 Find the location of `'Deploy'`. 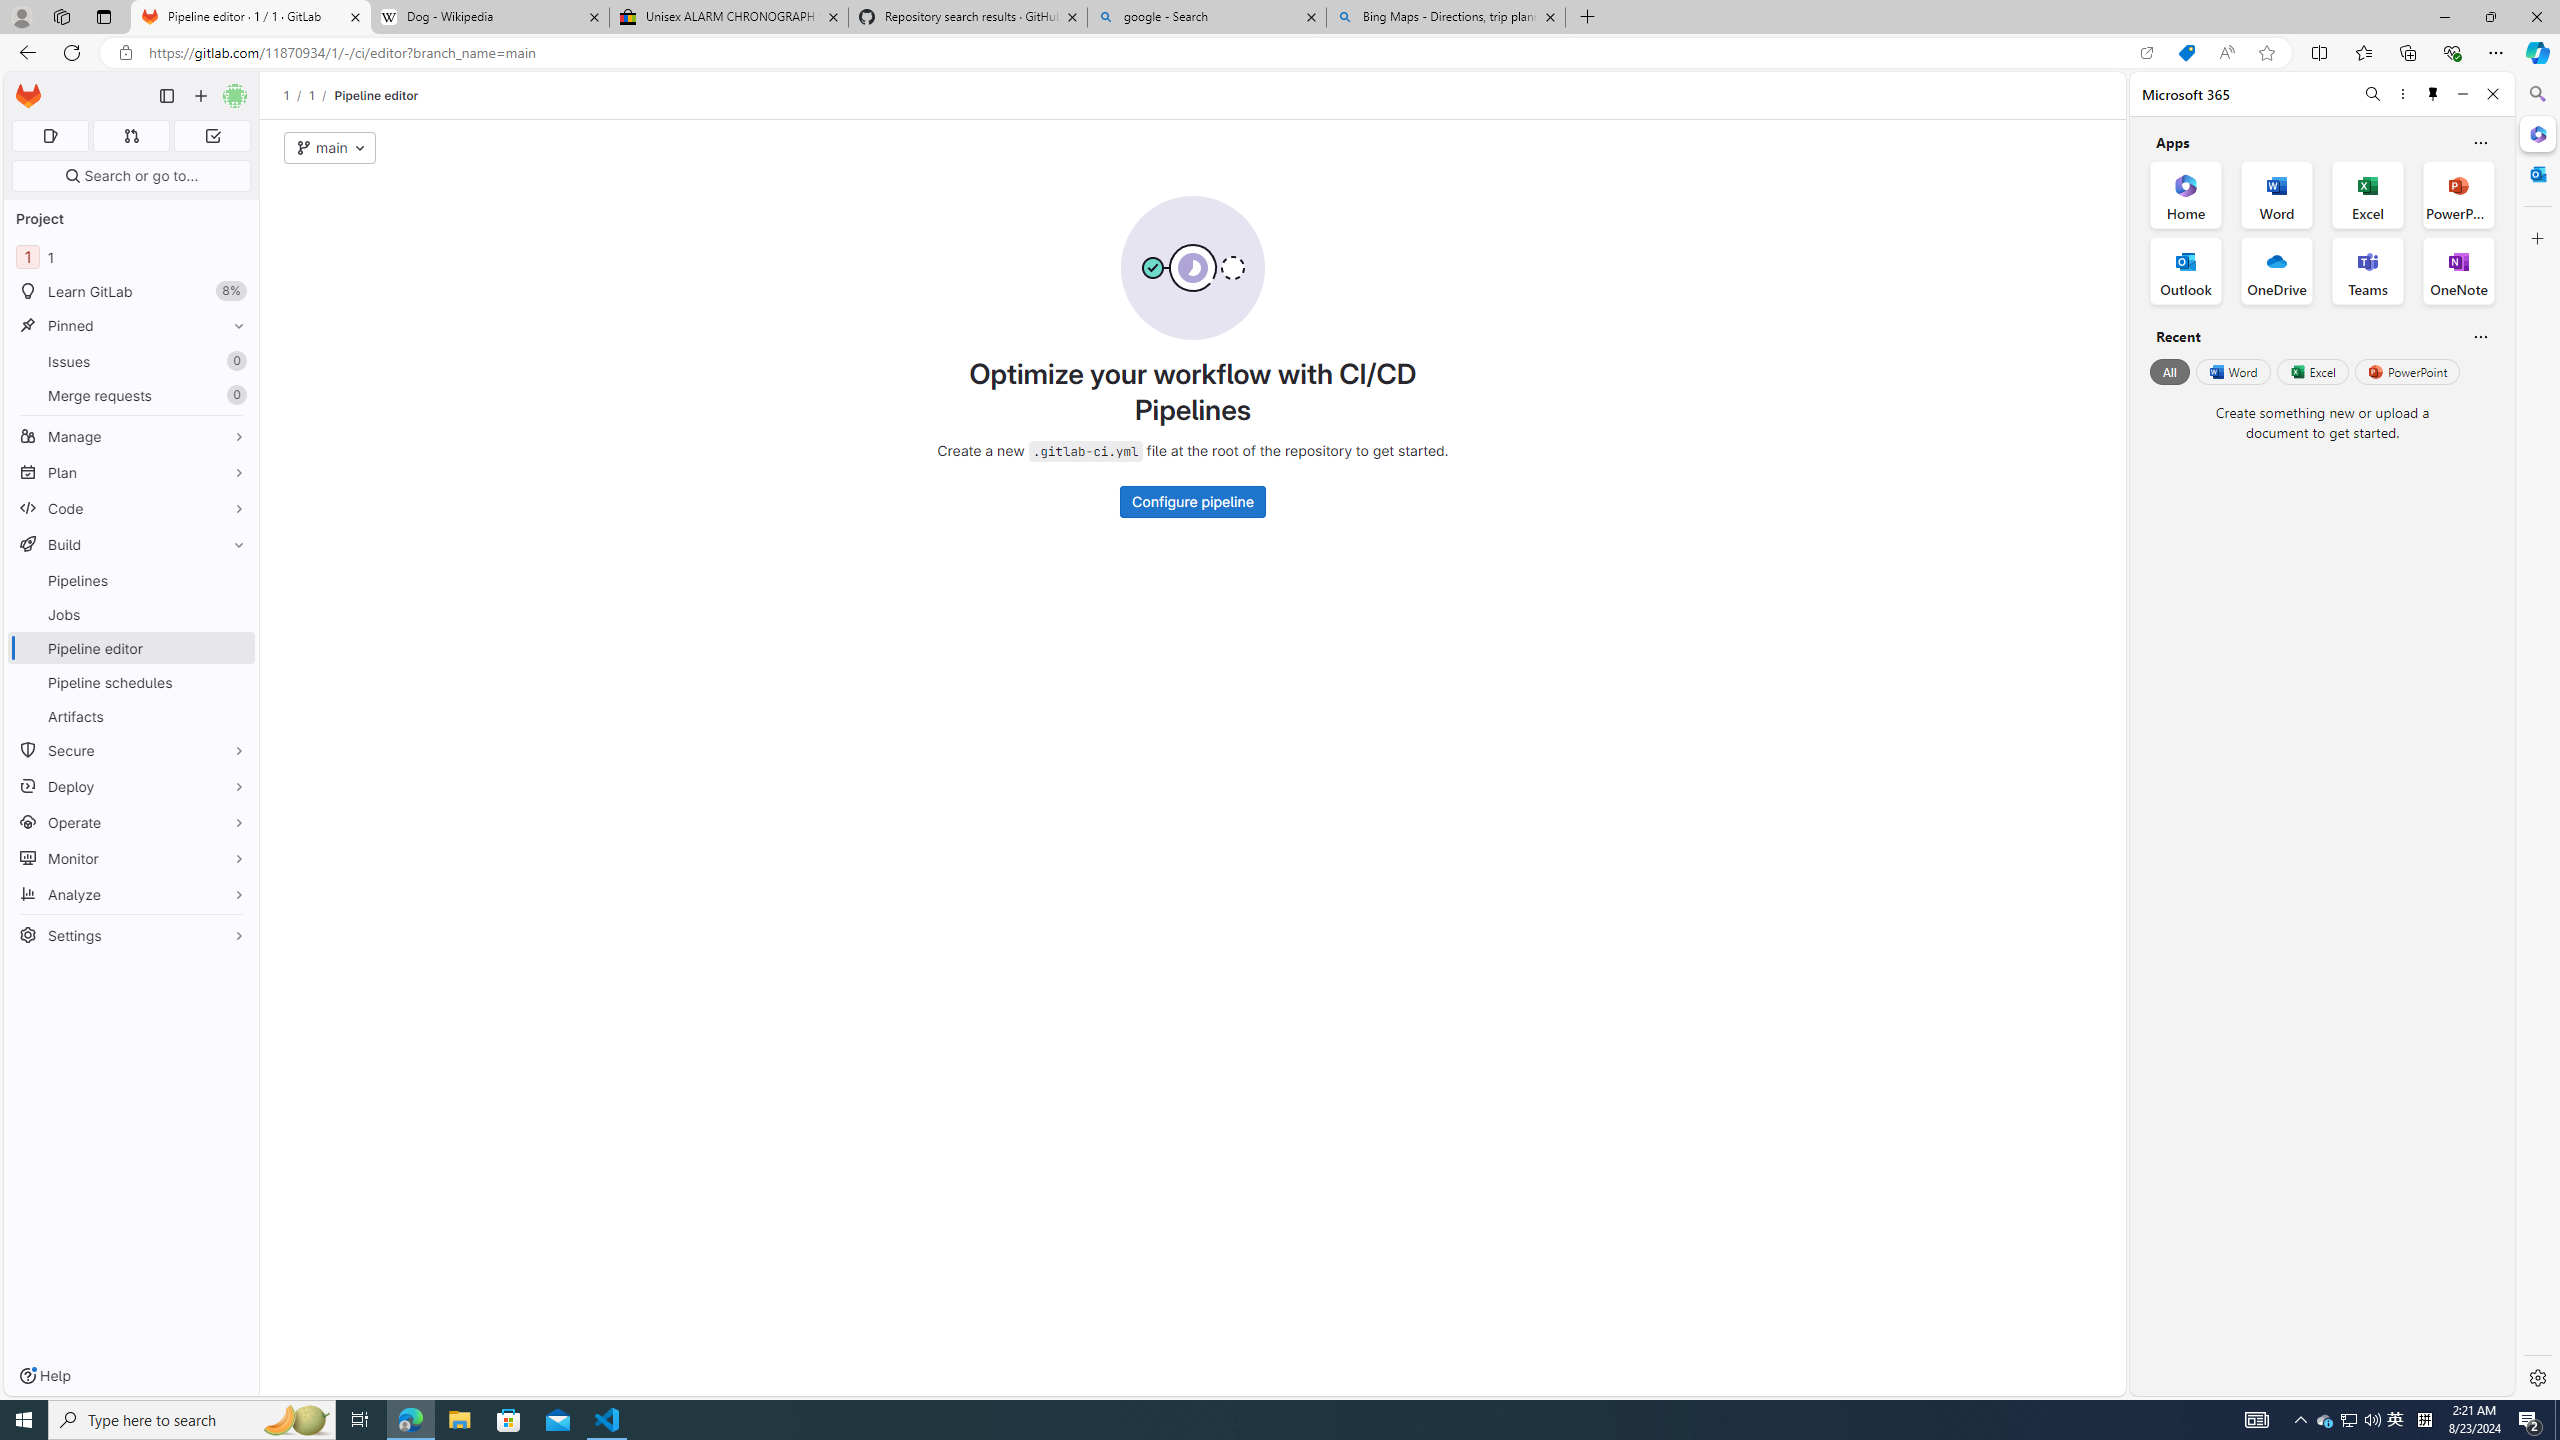

'Deploy' is located at coordinates (130, 785).